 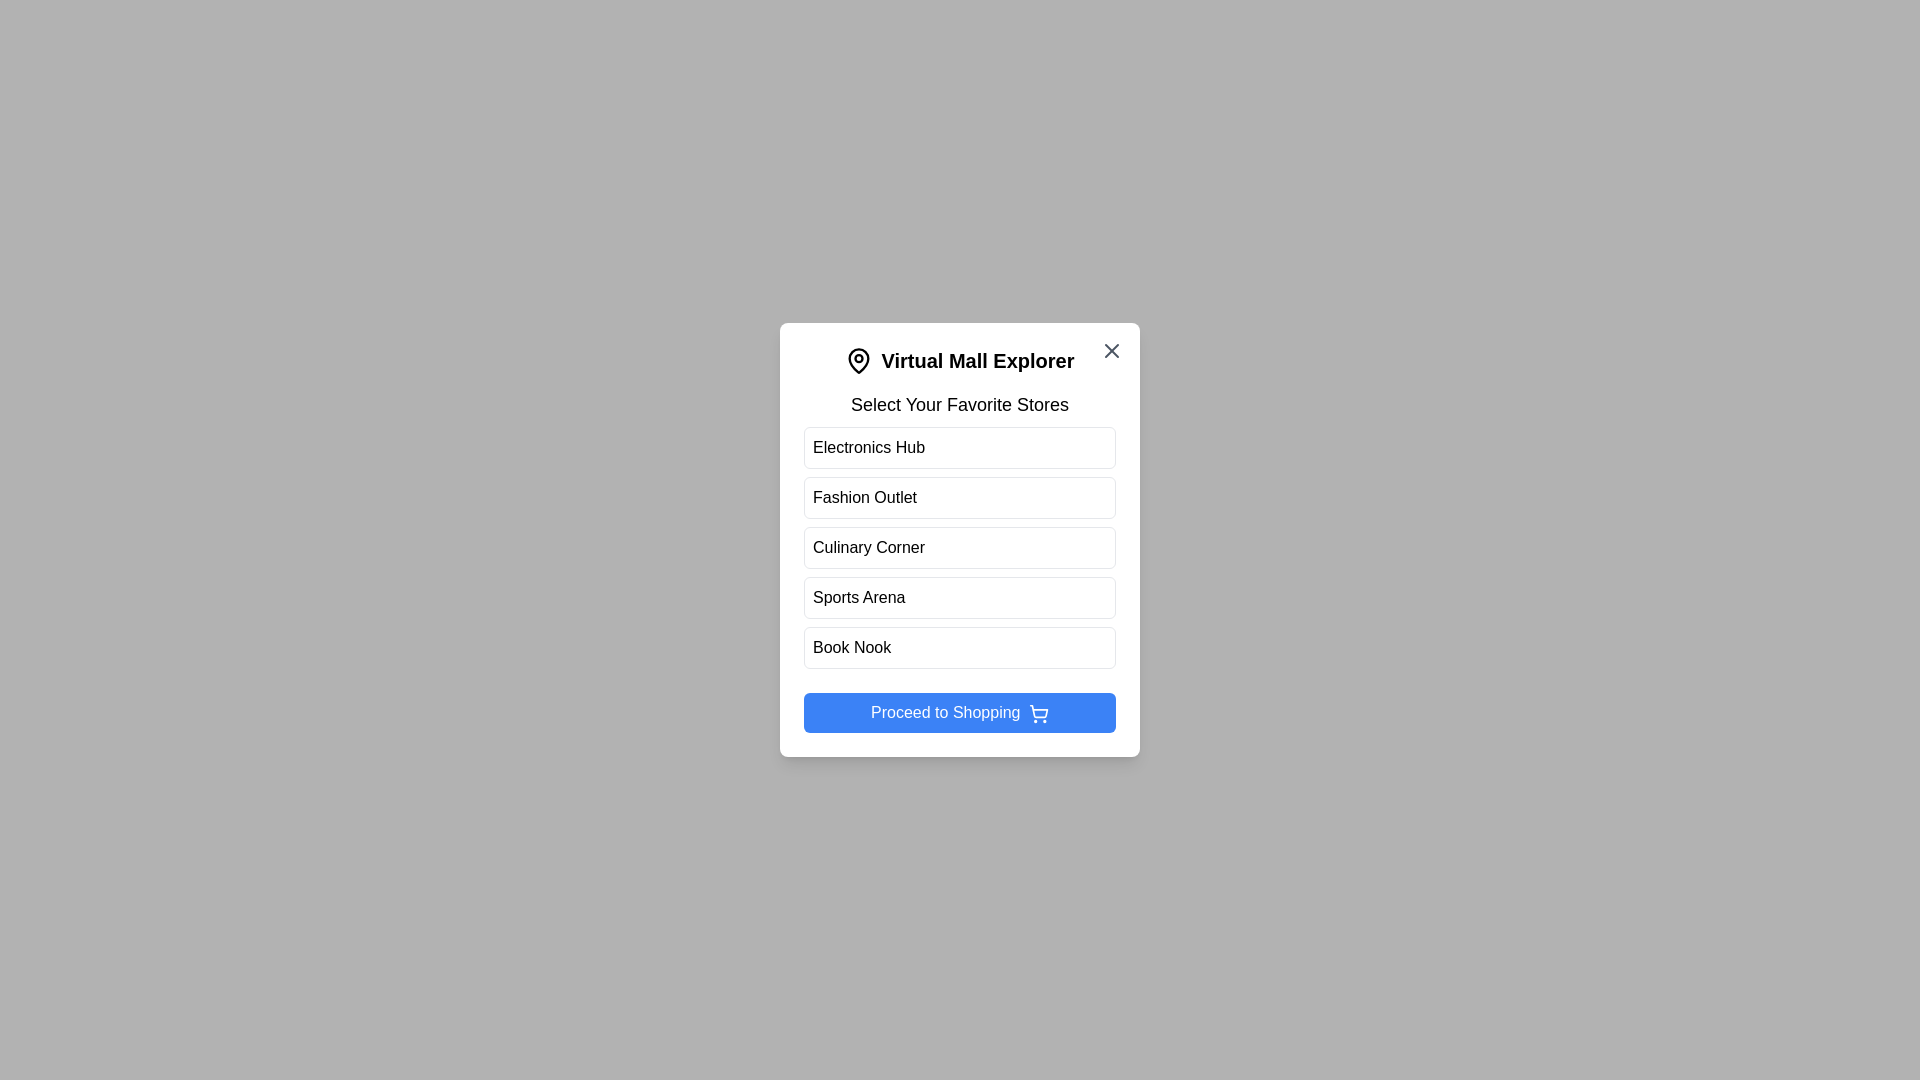 What do you see at coordinates (960, 405) in the screenshot?
I see `instructional text located directly below the title 'Virtual Mall Explorer' and above the list of store options` at bounding box center [960, 405].